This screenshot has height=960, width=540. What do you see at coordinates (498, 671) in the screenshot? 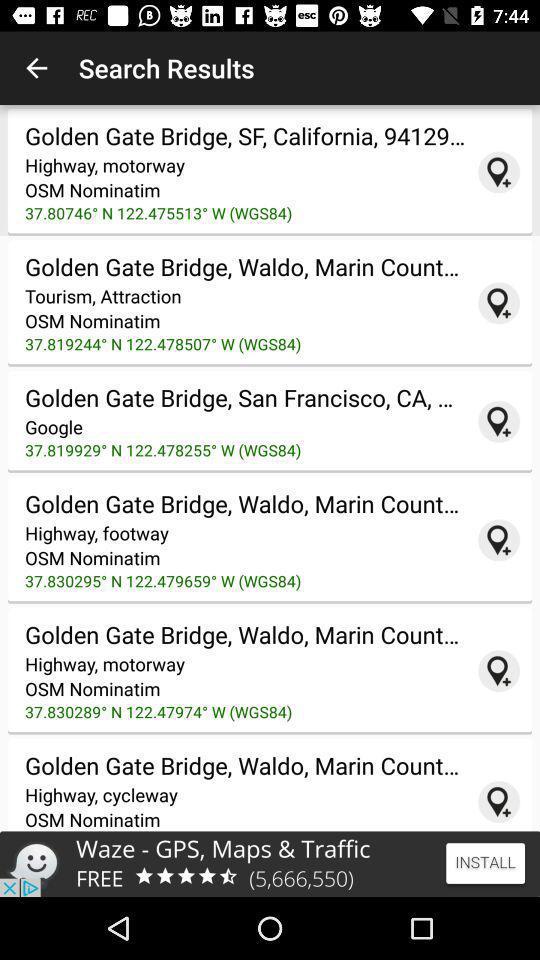
I see `location` at bounding box center [498, 671].